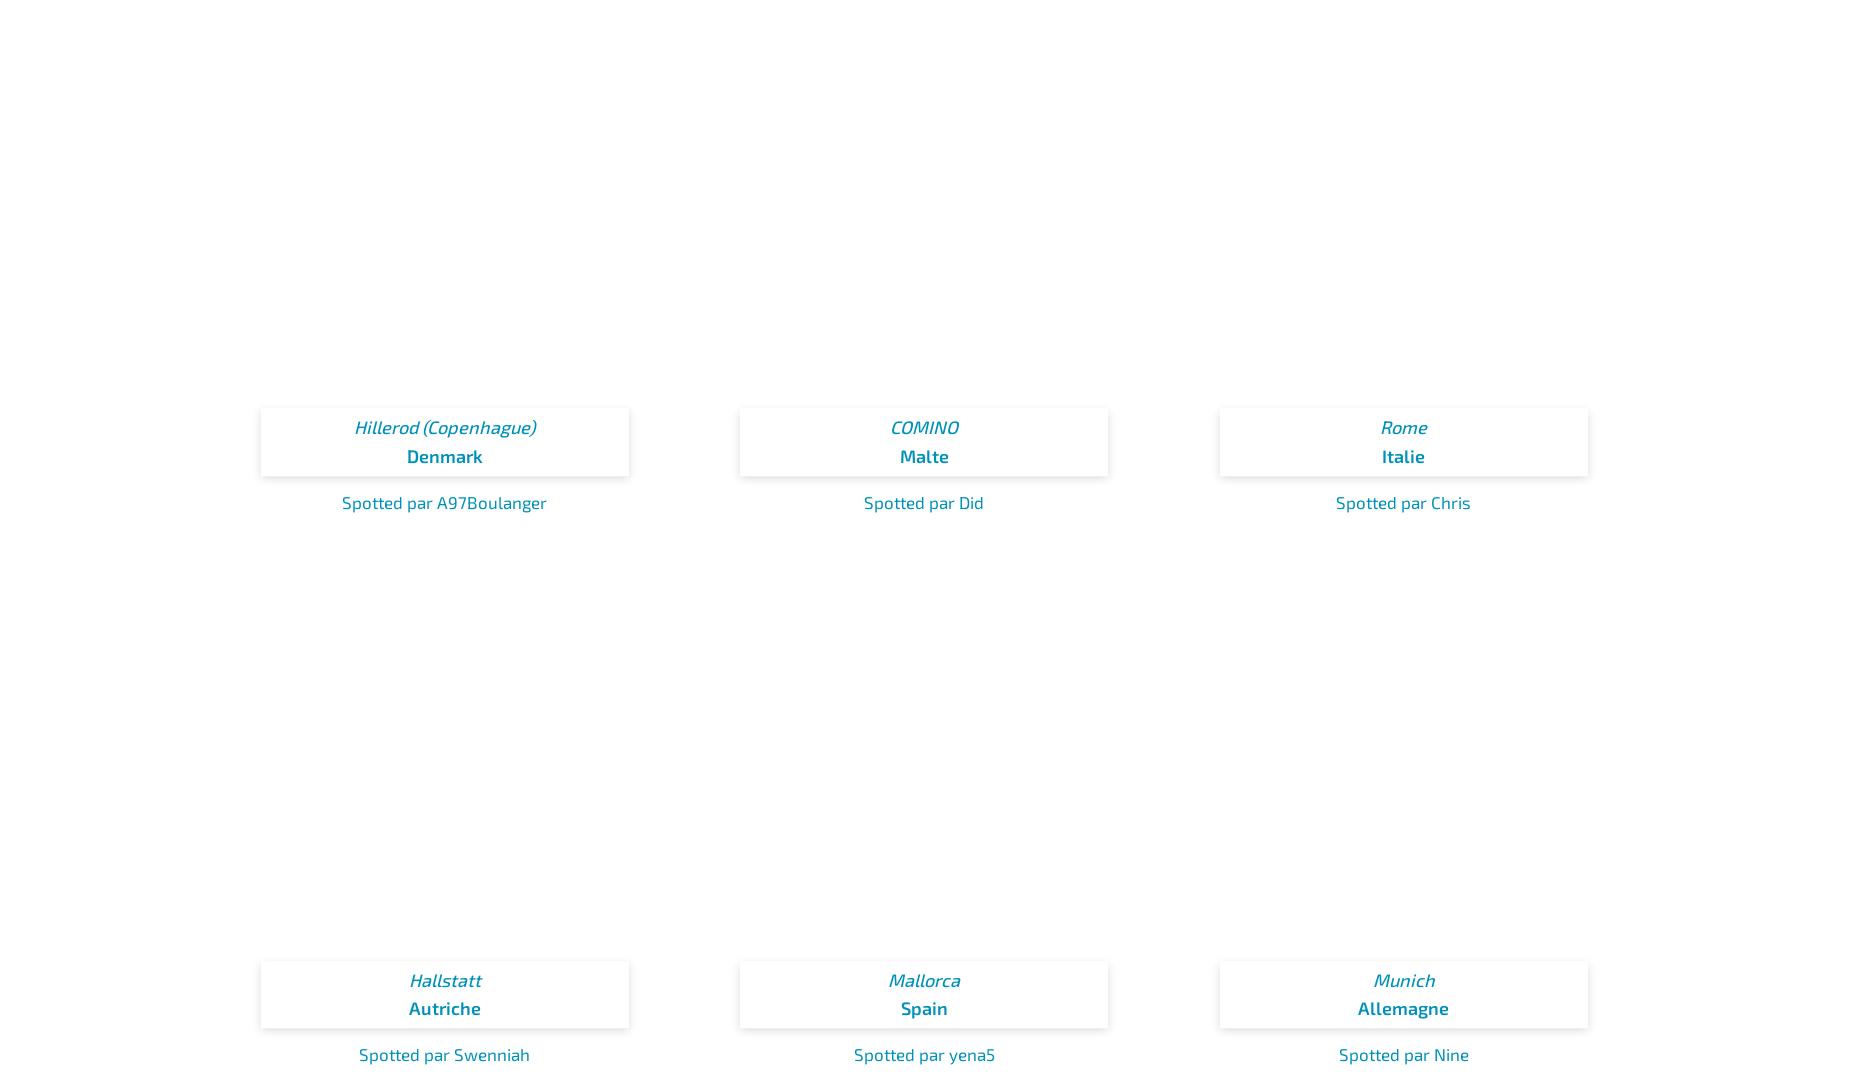 Image resolution: width=1850 pixels, height=1074 pixels. Describe the element at coordinates (923, 1006) in the screenshot. I see `'Spain'` at that location.